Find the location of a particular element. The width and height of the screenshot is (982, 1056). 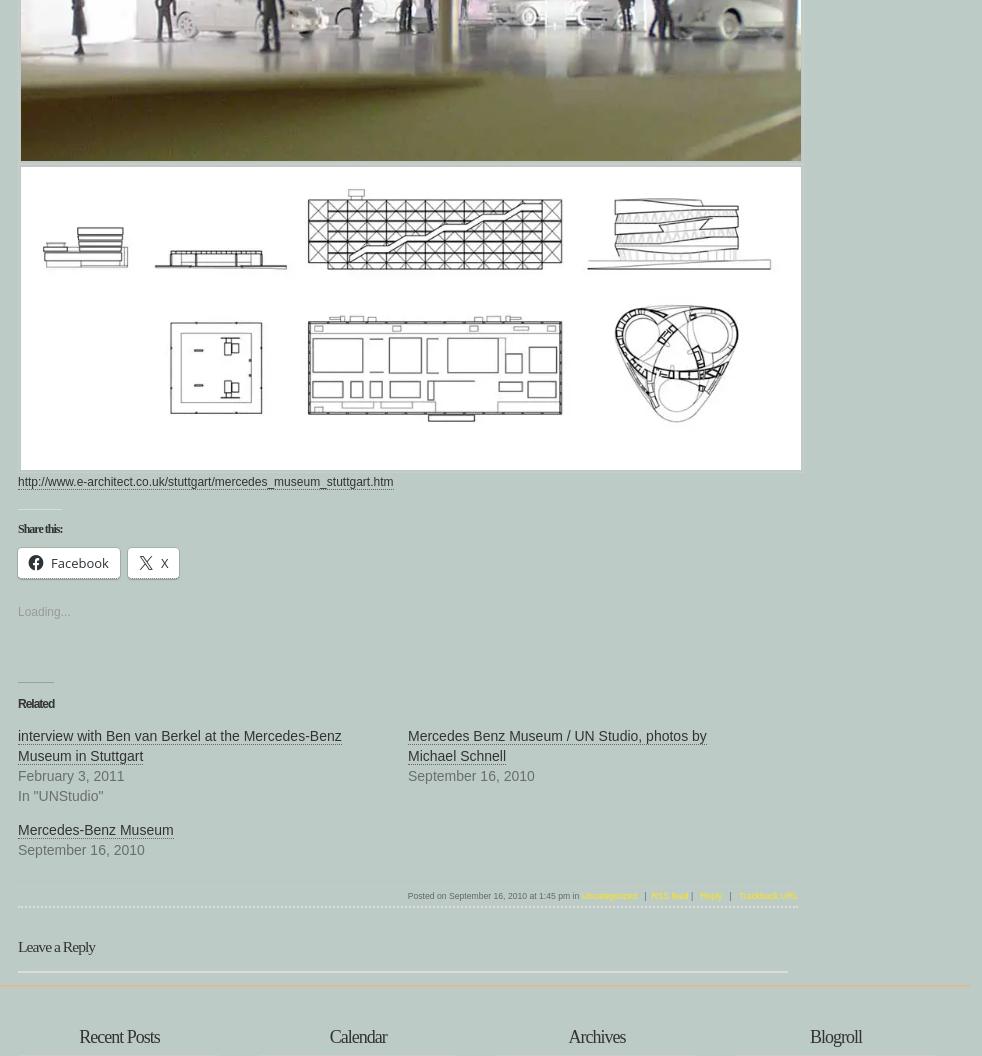

'Loading...' is located at coordinates (42, 610).